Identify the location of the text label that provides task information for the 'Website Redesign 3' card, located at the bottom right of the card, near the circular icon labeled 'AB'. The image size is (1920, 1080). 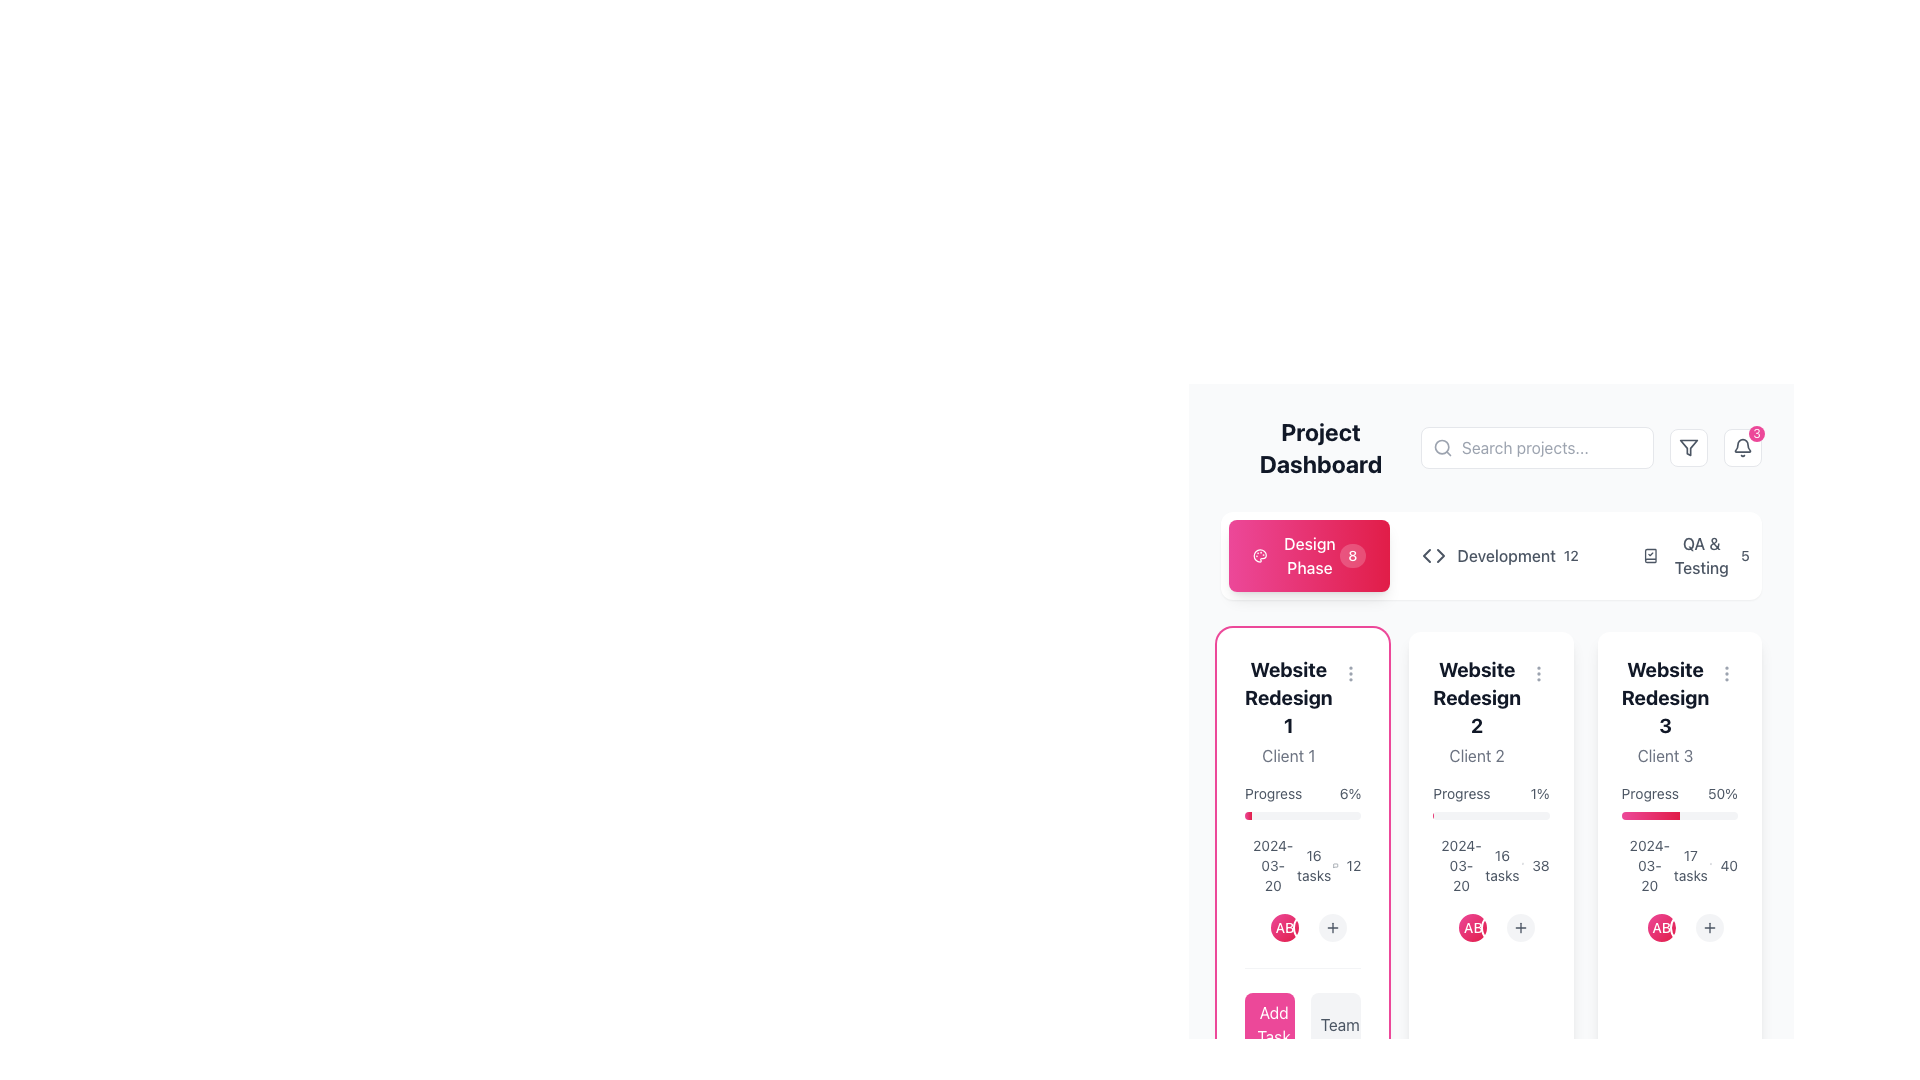
(1689, 865).